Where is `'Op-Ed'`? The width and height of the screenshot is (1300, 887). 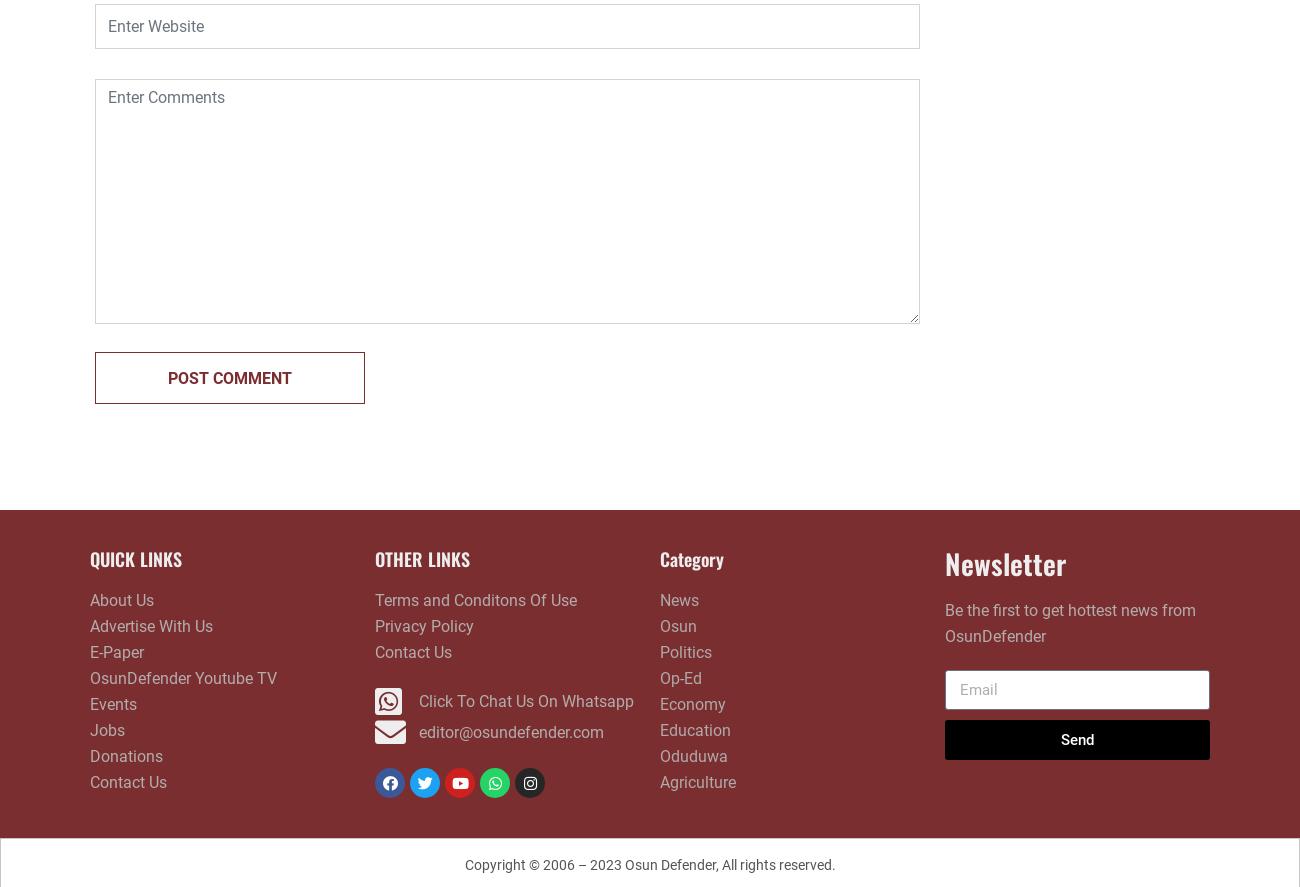
'Op-Ed' is located at coordinates (679, 677).